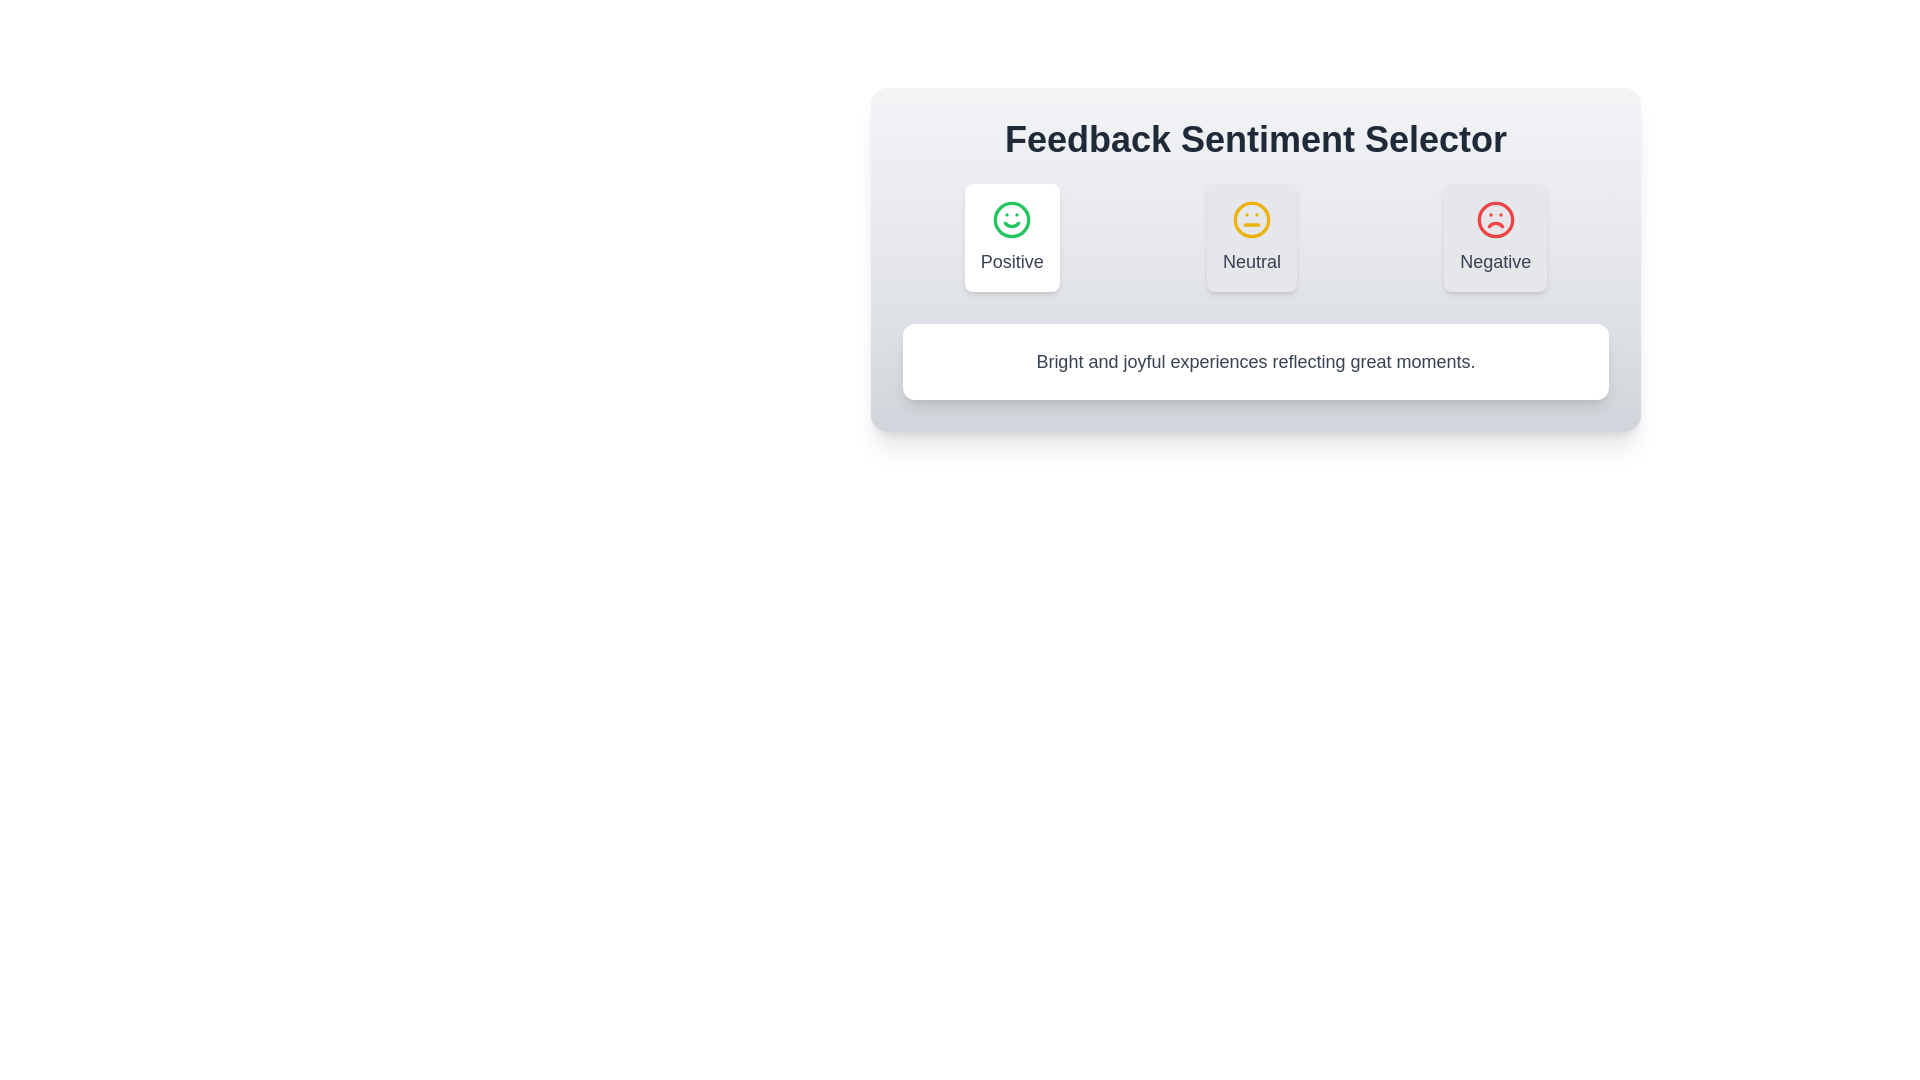 The image size is (1920, 1080). I want to click on the Positive tab to observe visual feedback, so click(1012, 237).